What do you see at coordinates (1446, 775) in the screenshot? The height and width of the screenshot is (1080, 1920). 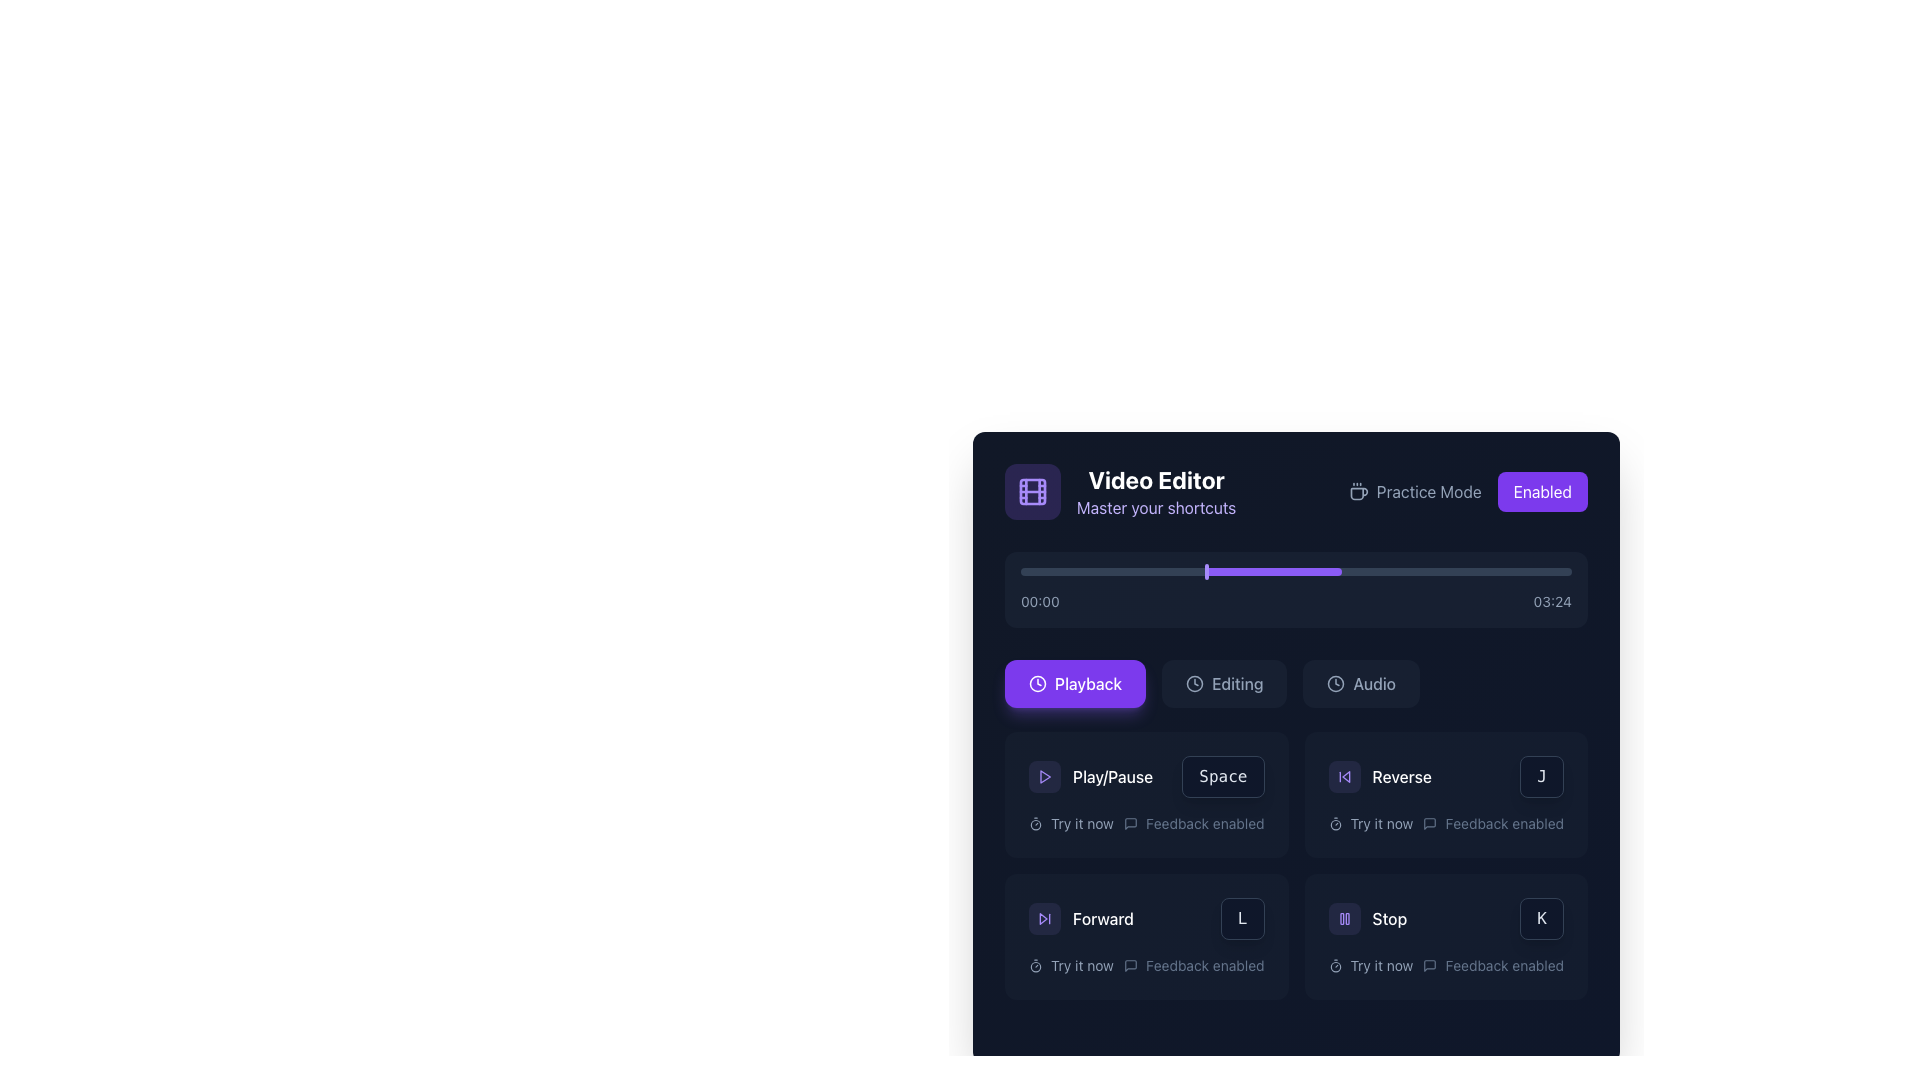 I see `the reverse playback button located in the second row of the playback controls in the Video Editor interface` at bounding box center [1446, 775].